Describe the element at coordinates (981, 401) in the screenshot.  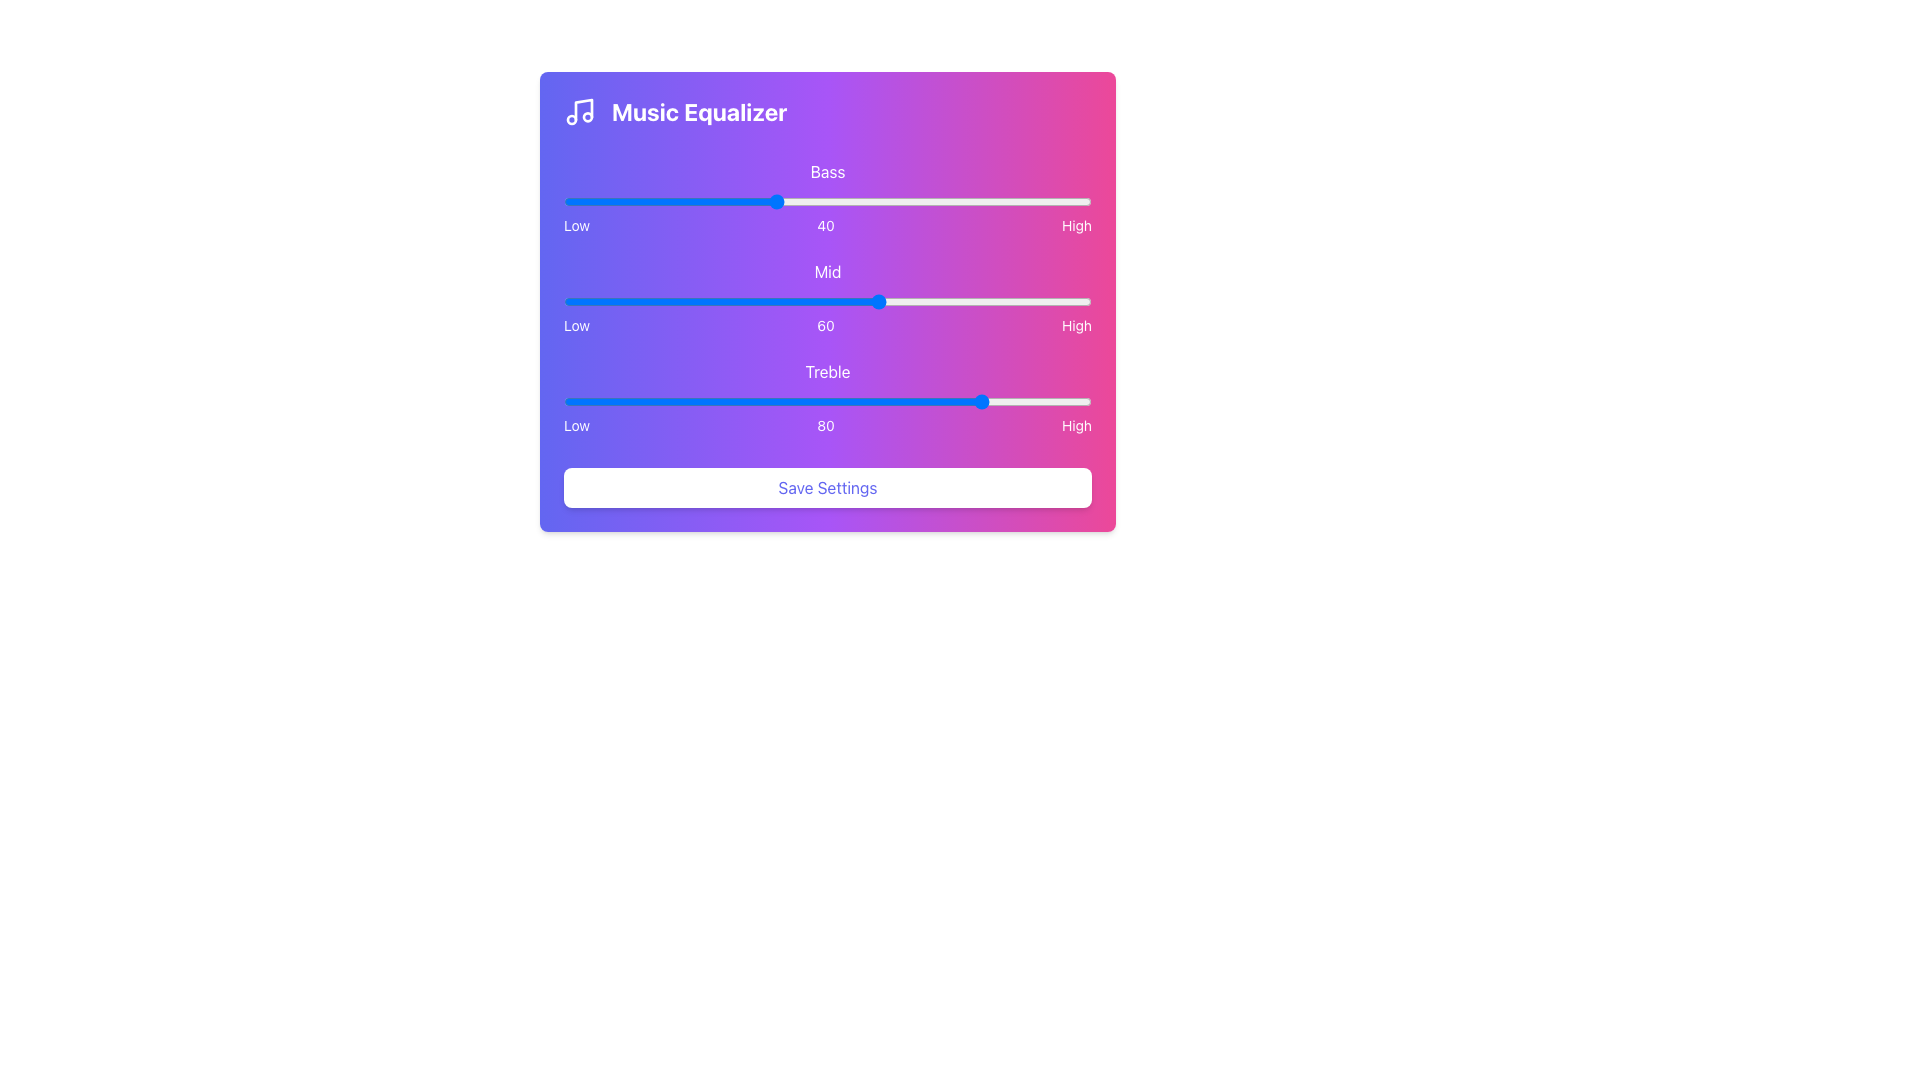
I see `the treble level` at that location.